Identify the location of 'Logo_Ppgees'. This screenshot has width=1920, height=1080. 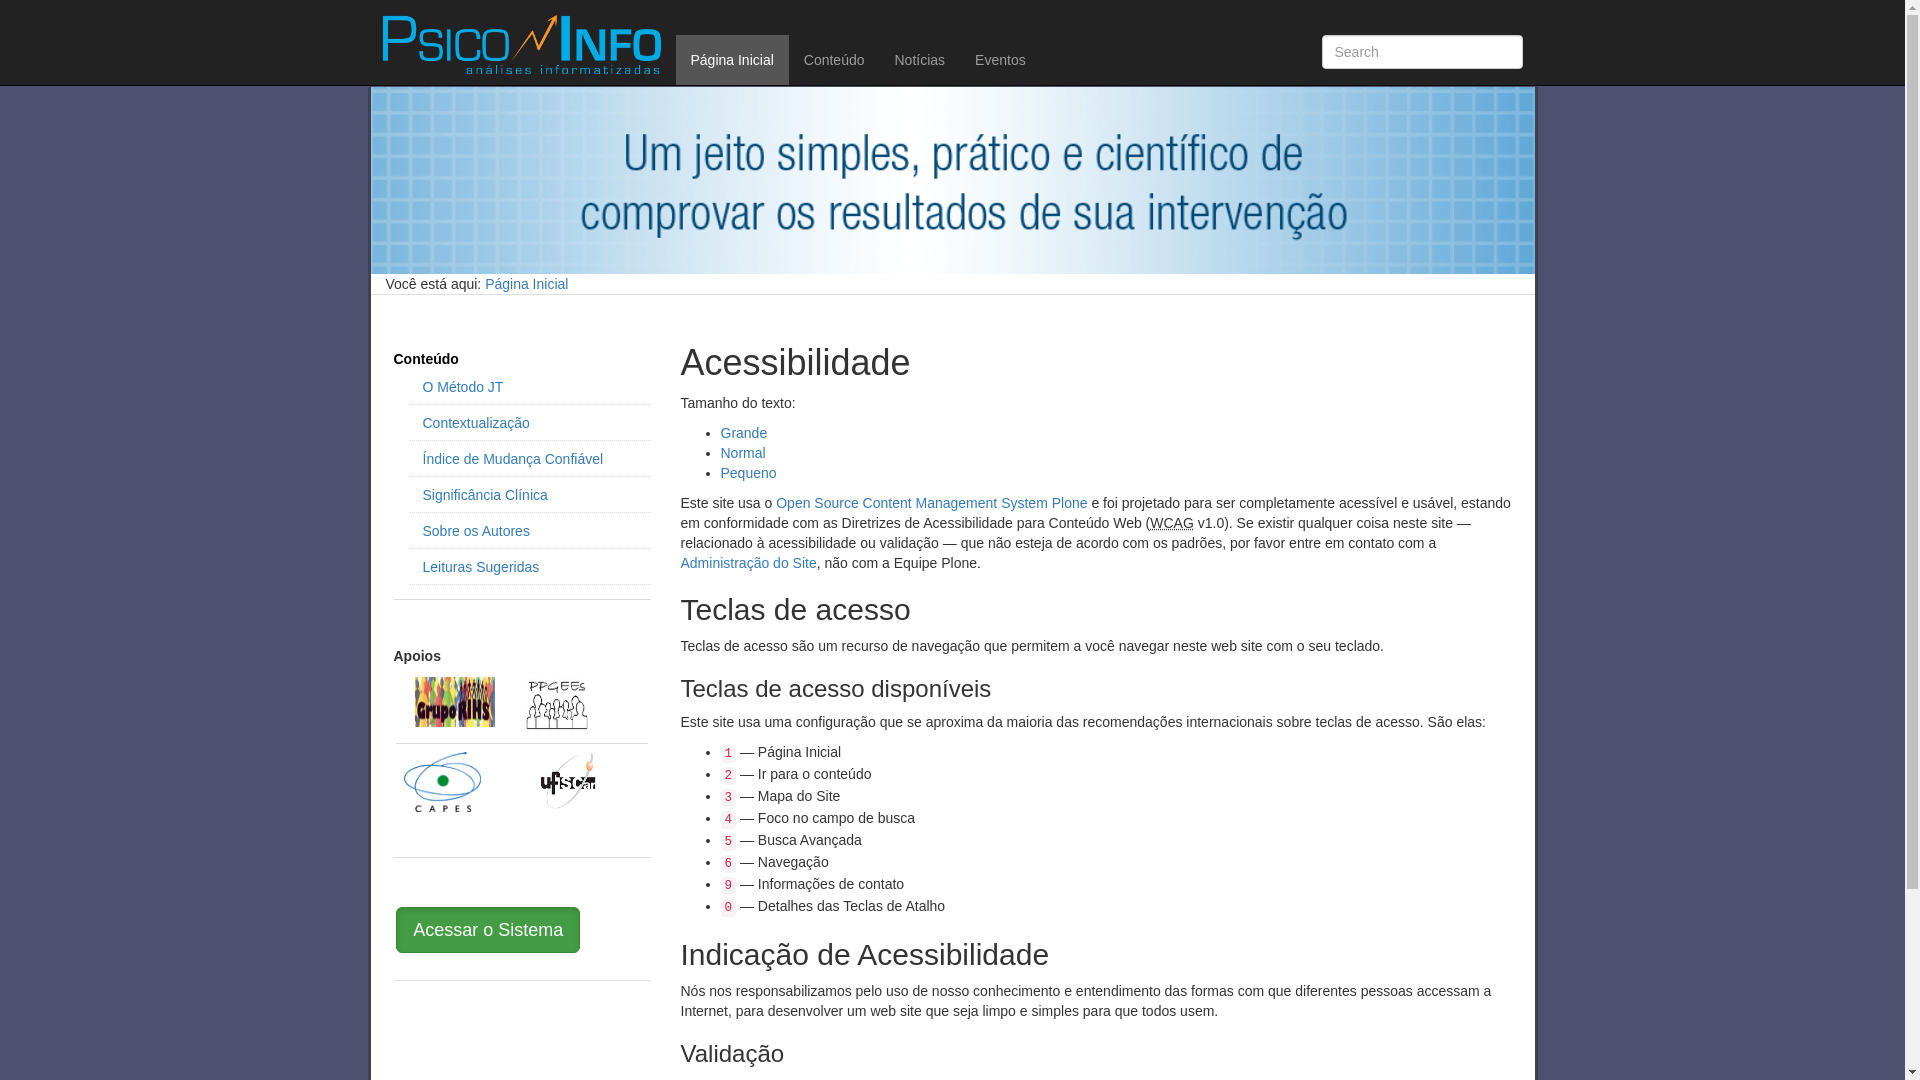
(556, 704).